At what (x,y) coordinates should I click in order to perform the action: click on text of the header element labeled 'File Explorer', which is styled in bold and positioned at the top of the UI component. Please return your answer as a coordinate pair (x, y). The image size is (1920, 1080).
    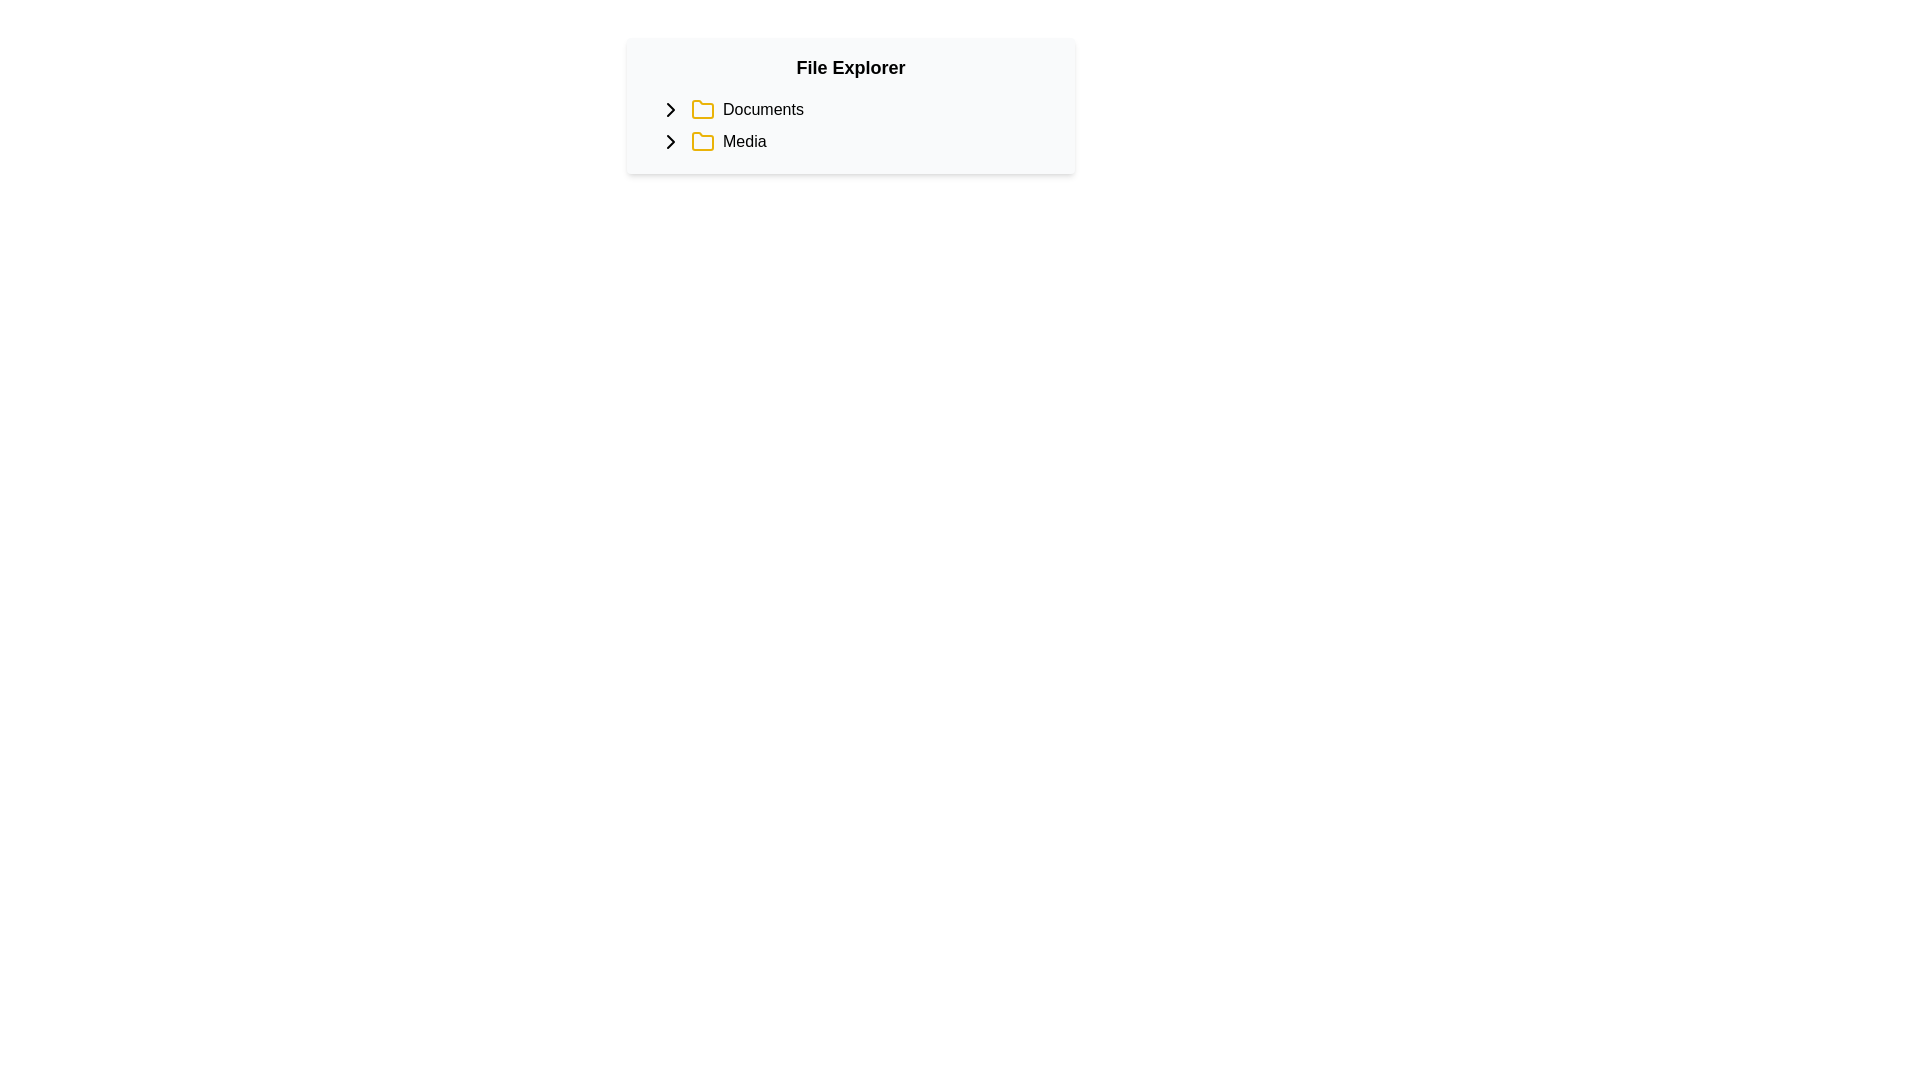
    Looking at the image, I should click on (850, 67).